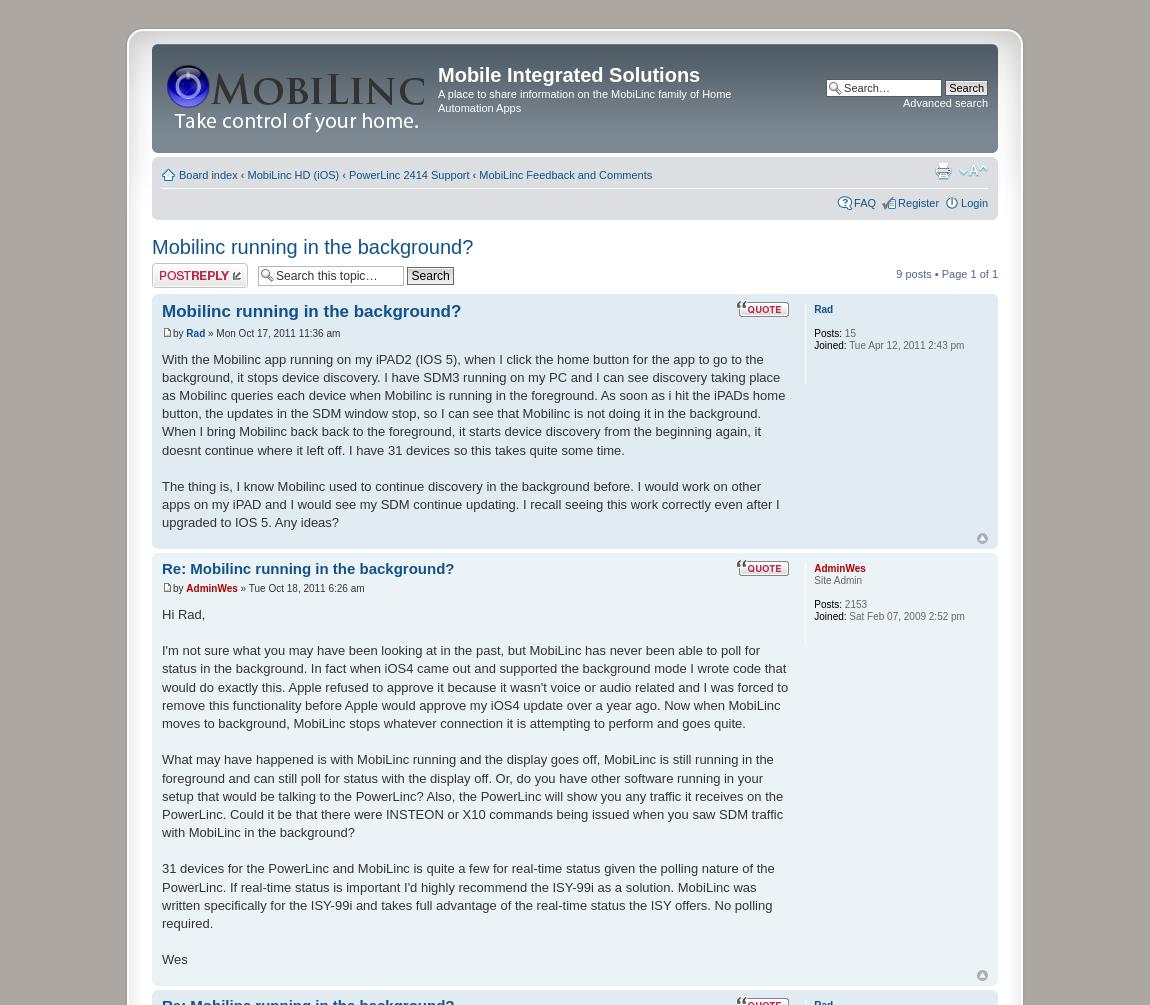  Describe the element at coordinates (865, 202) in the screenshot. I see `'FAQ'` at that location.